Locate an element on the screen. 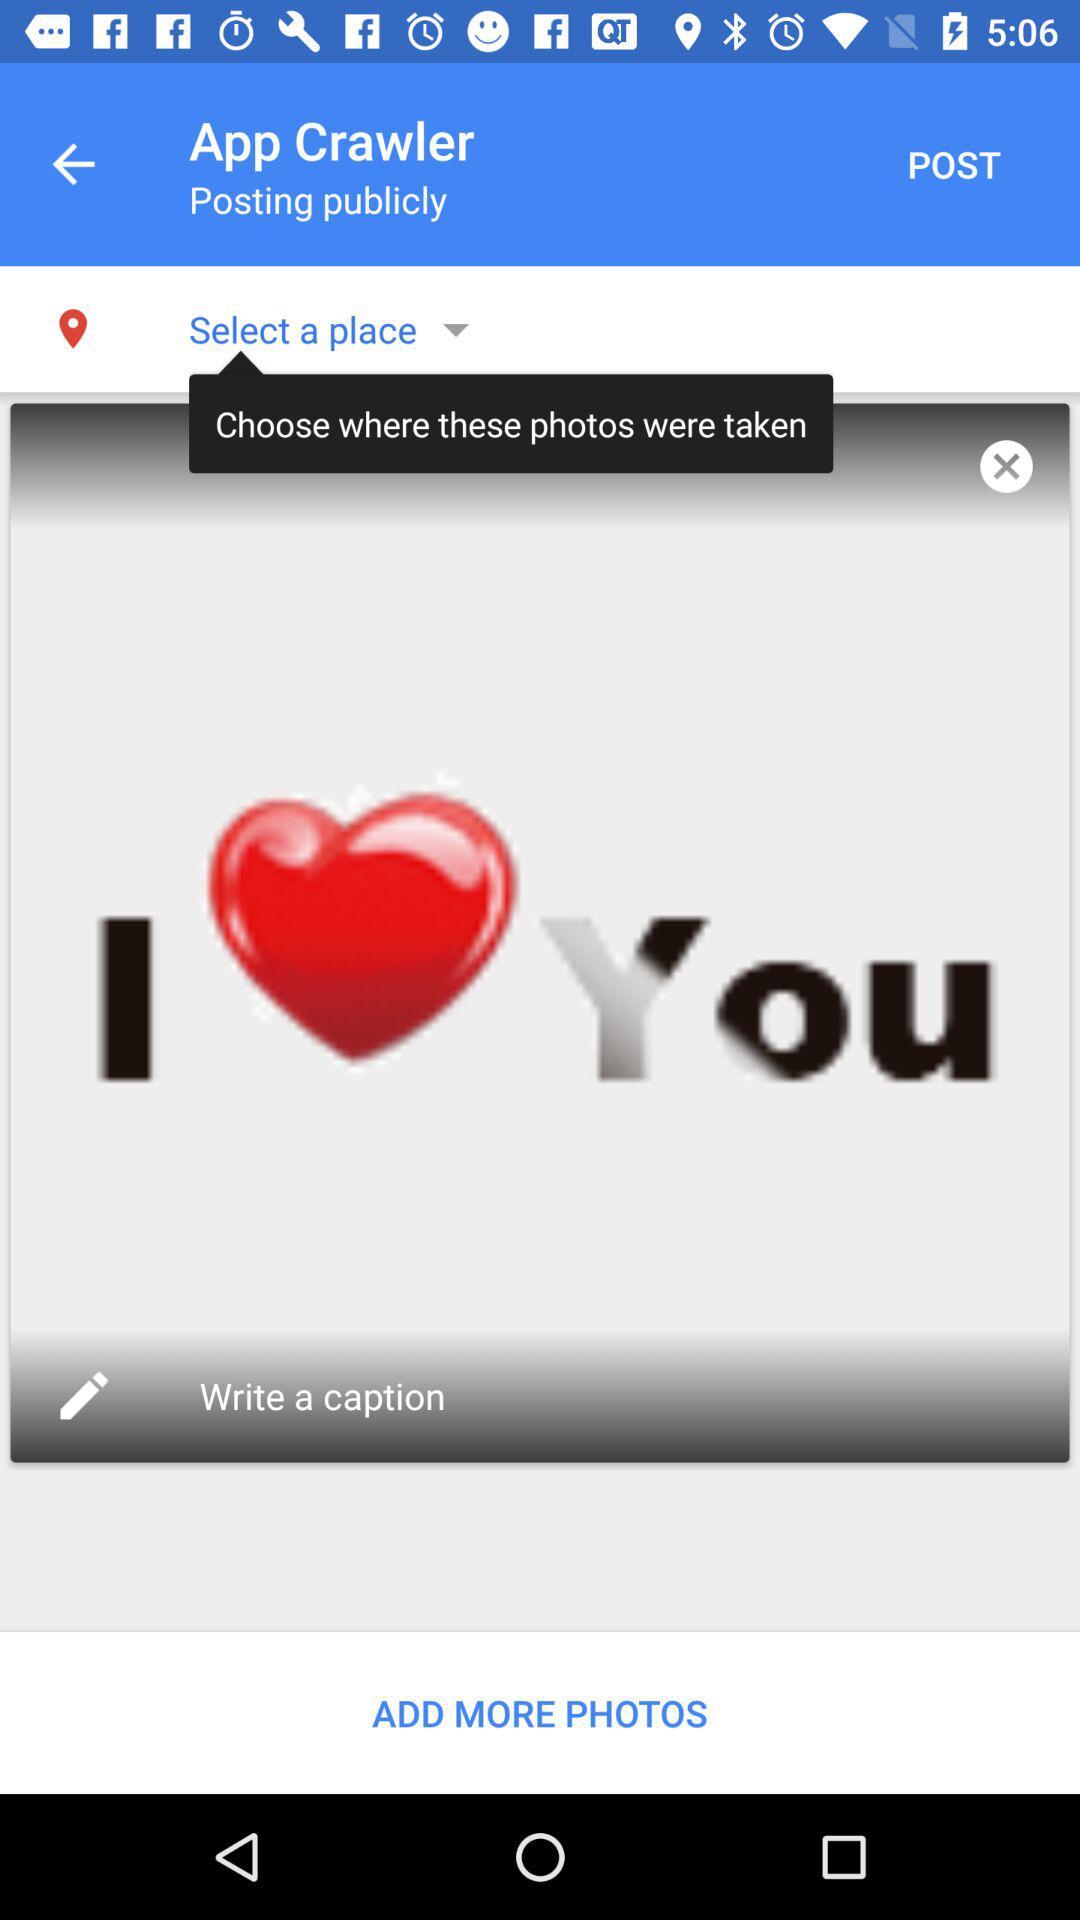 The height and width of the screenshot is (1920, 1080). the item to the right of the app crawler app is located at coordinates (952, 164).